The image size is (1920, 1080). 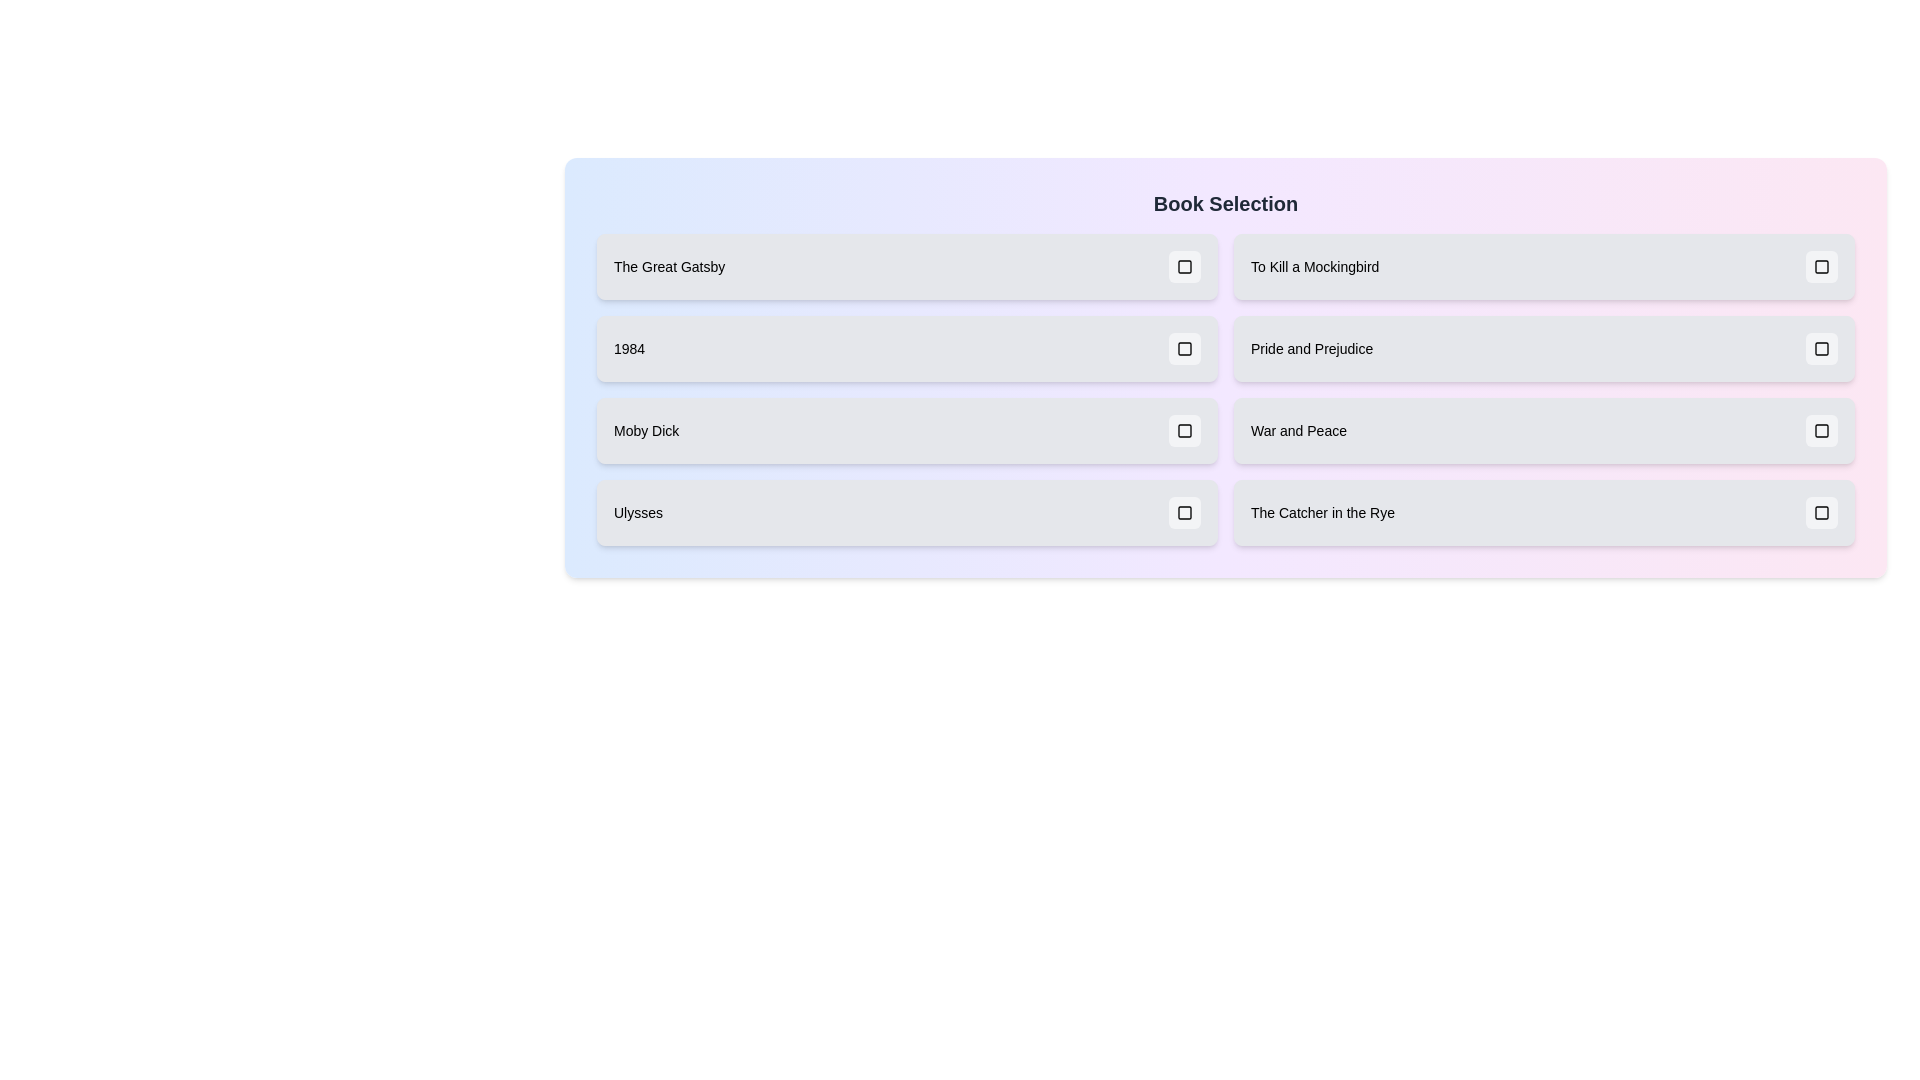 What do you see at coordinates (1543, 265) in the screenshot?
I see `the book title To Kill a Mockingbird to toggle its selection` at bounding box center [1543, 265].